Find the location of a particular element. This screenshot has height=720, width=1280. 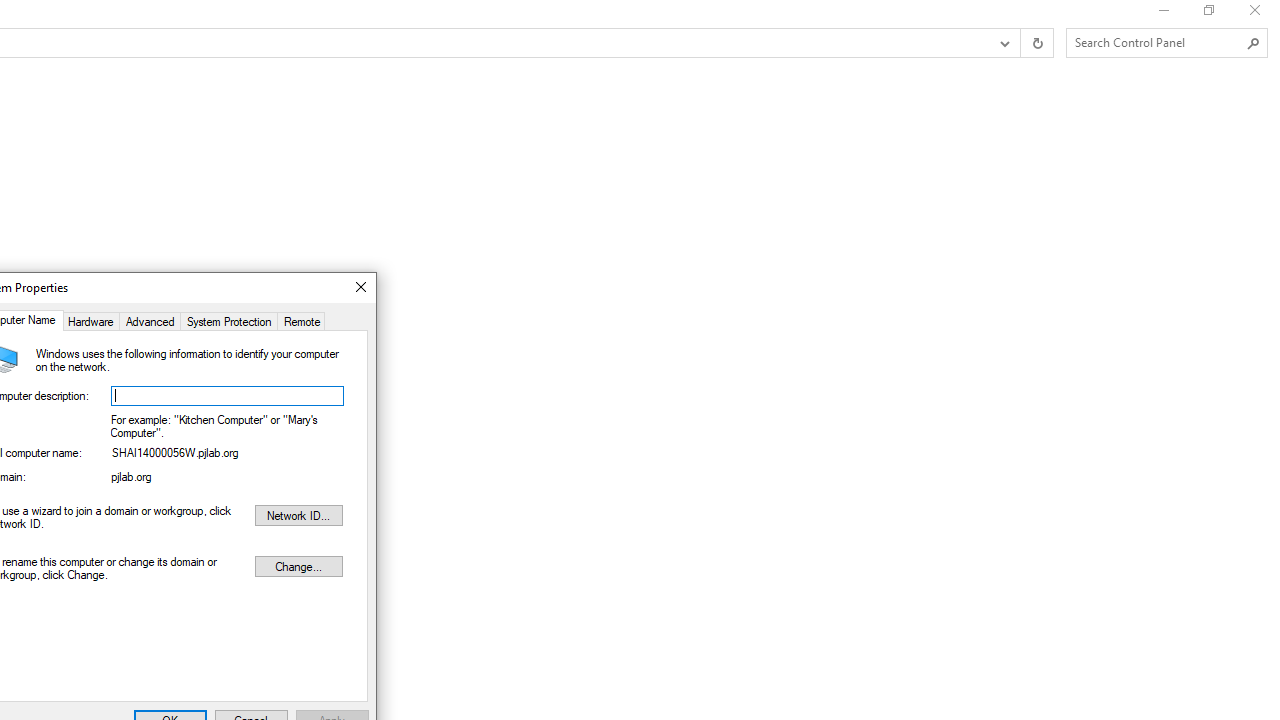

'Advanced' is located at coordinates (149, 319).